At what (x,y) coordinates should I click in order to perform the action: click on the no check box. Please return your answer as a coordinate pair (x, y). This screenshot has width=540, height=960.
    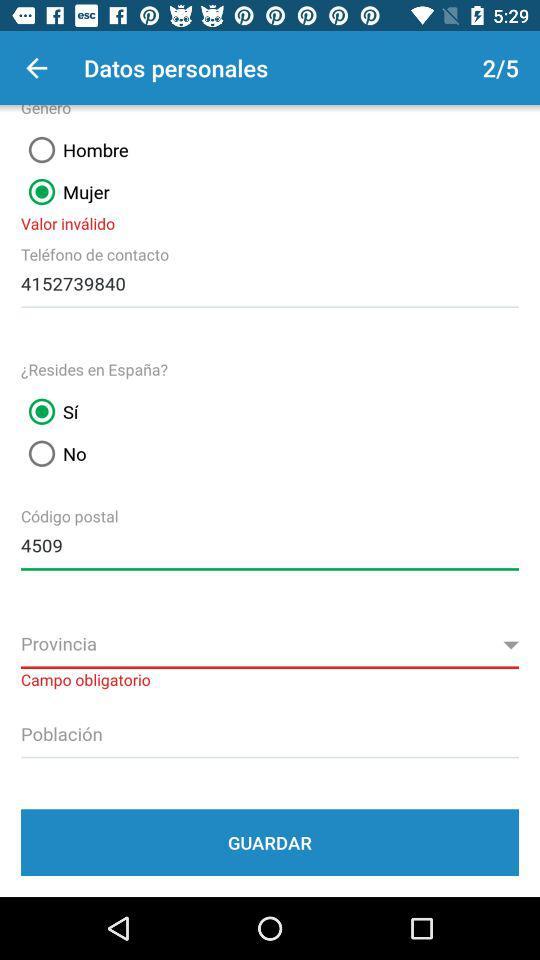
    Looking at the image, I should click on (54, 453).